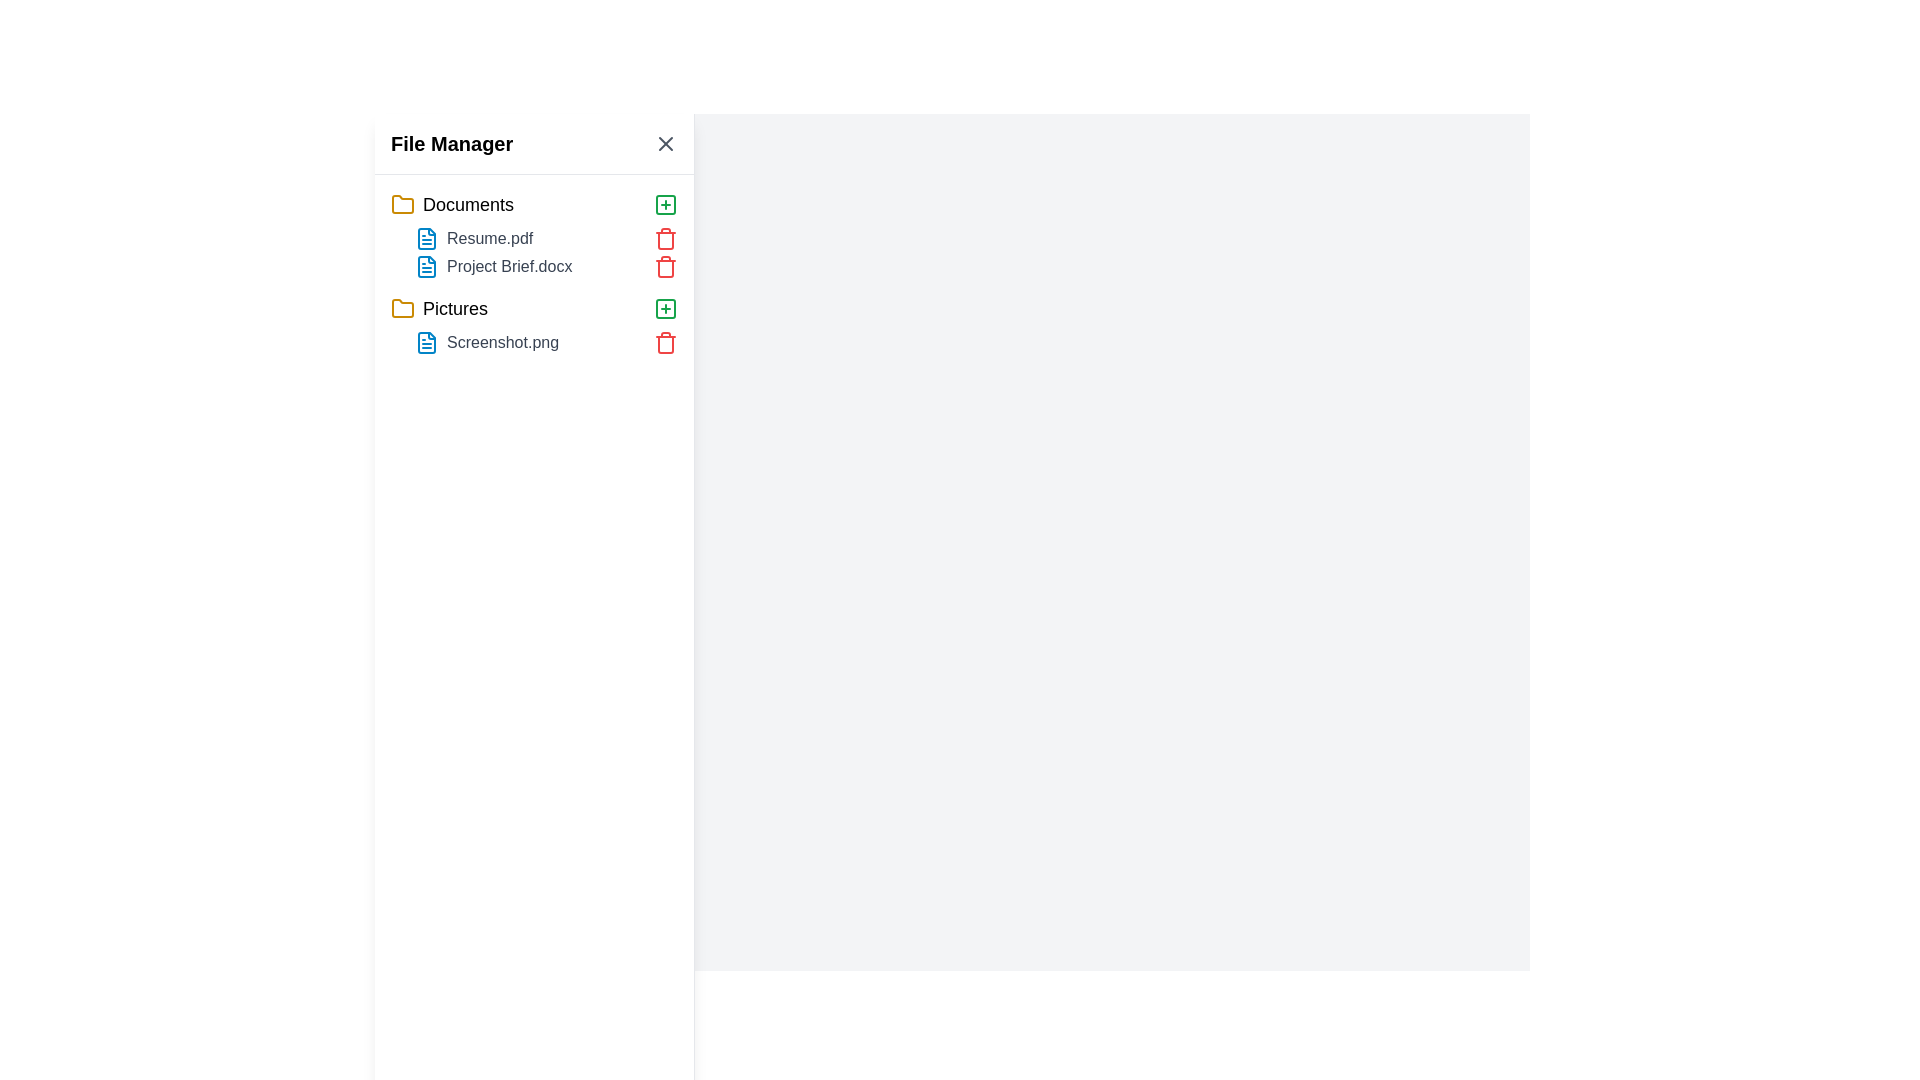  Describe the element at coordinates (666, 265) in the screenshot. I see `the red trash bin icon` at that location.